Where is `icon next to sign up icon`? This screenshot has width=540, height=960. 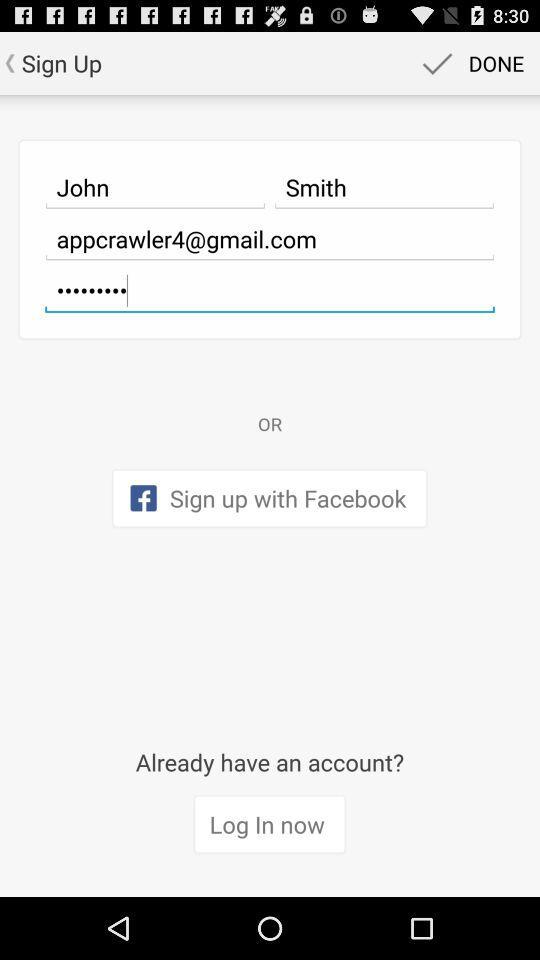 icon next to sign up icon is located at coordinates (470, 62).